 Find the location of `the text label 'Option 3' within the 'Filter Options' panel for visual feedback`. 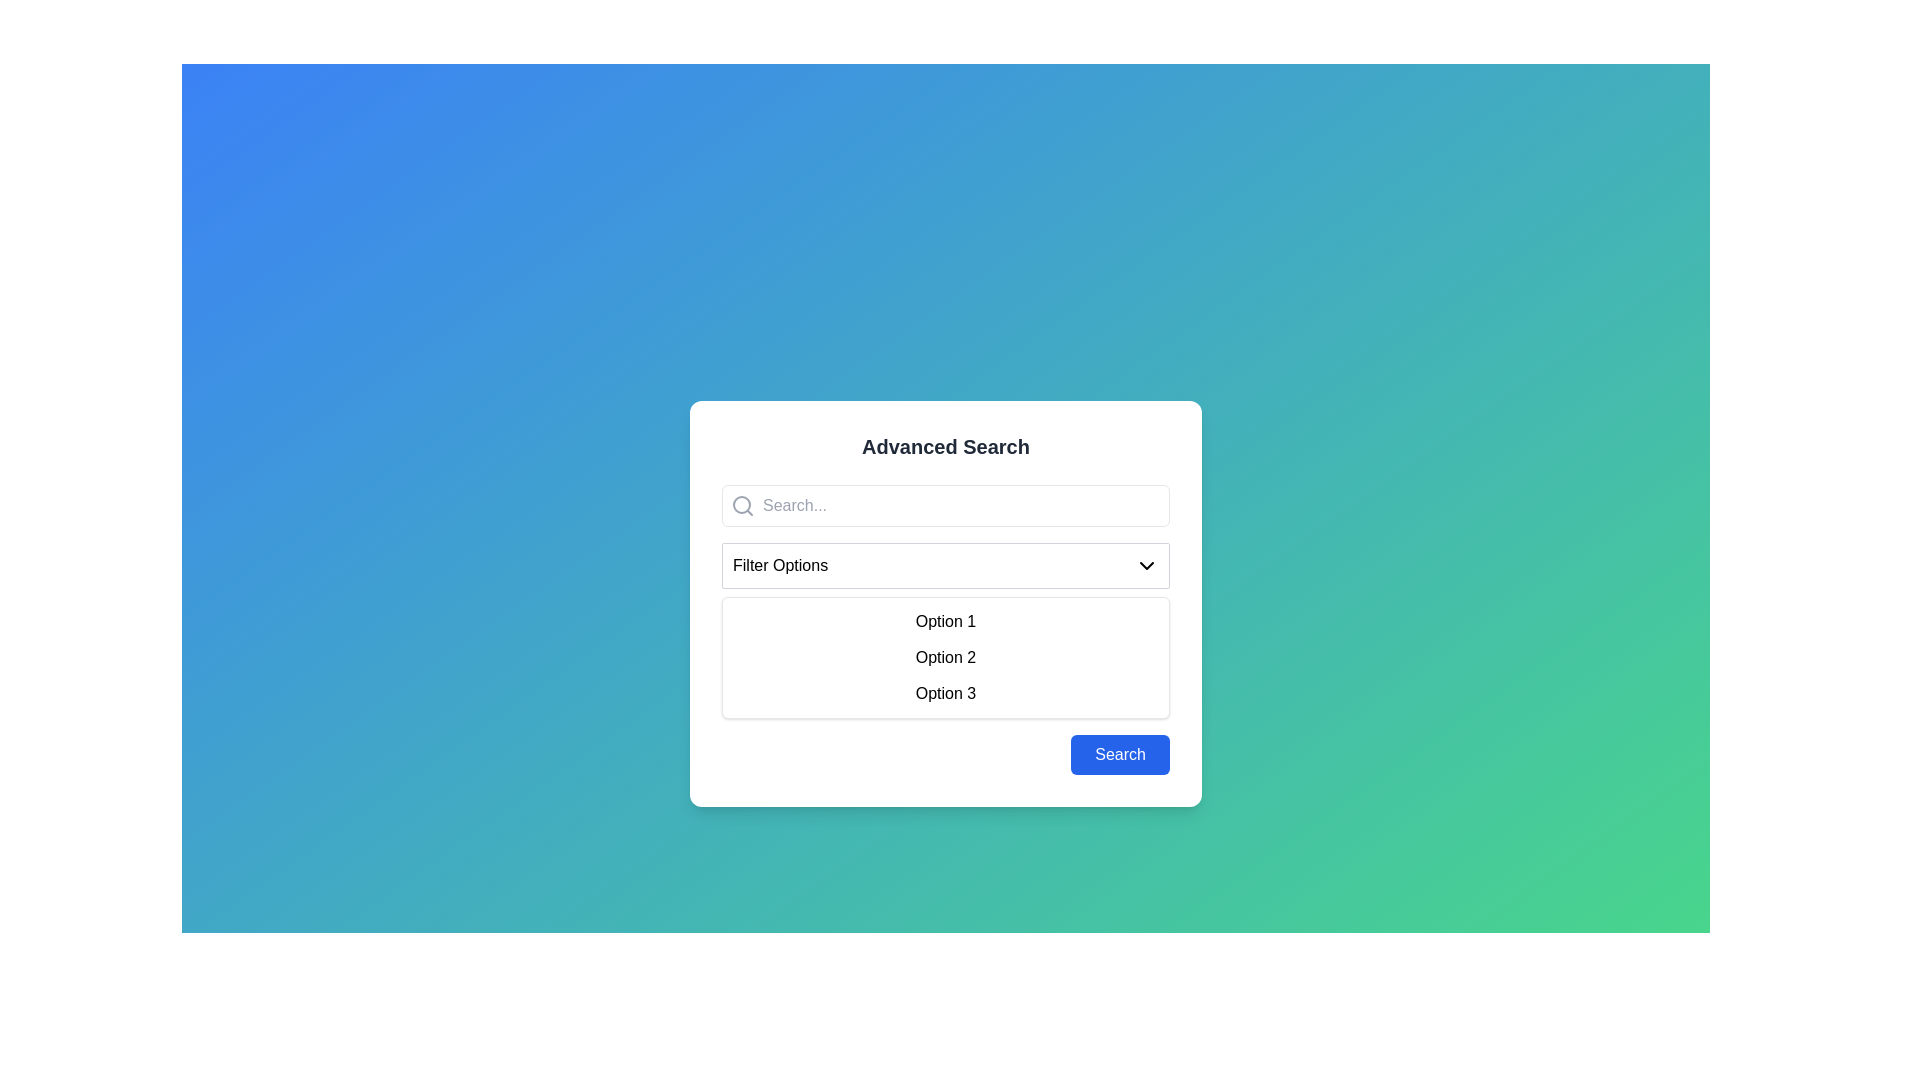

the text label 'Option 3' within the 'Filter Options' panel for visual feedback is located at coordinates (944, 693).